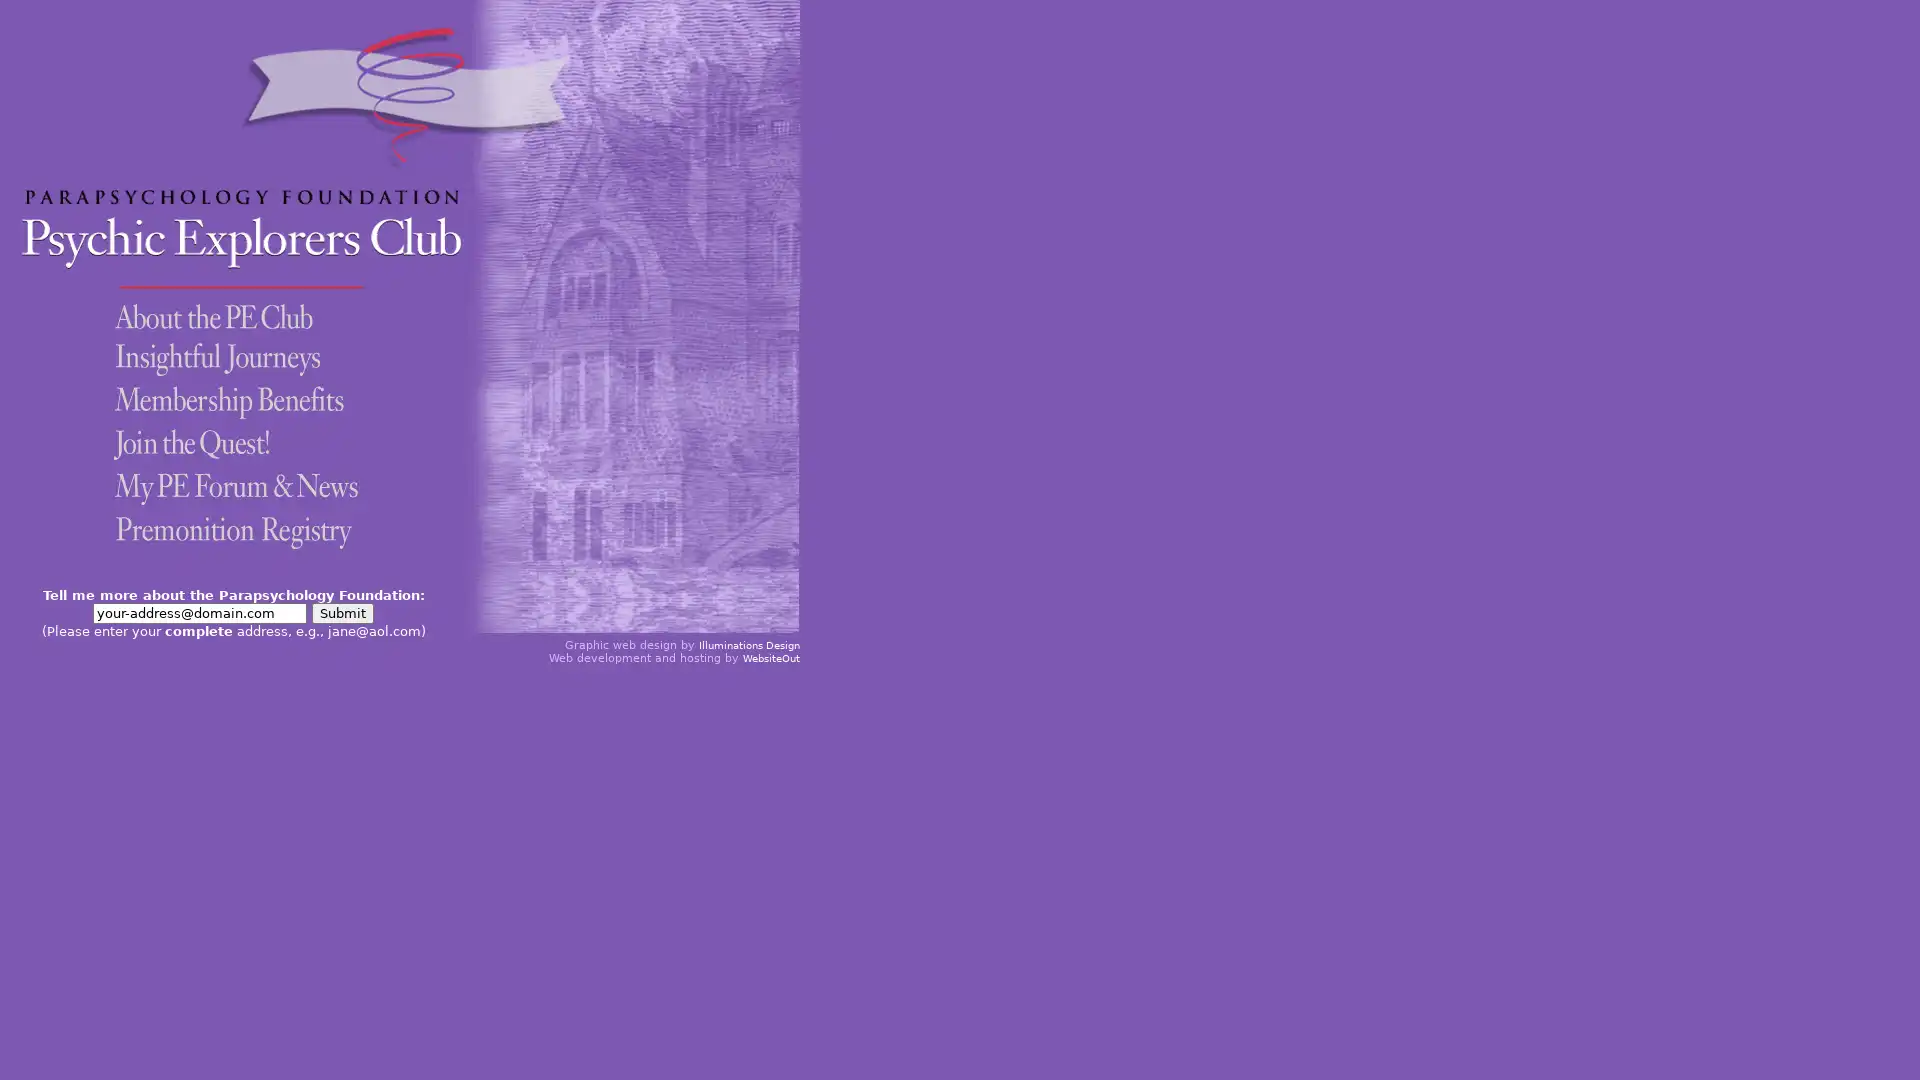 Image resolution: width=1920 pixels, height=1080 pixels. I want to click on Submit, so click(342, 612).